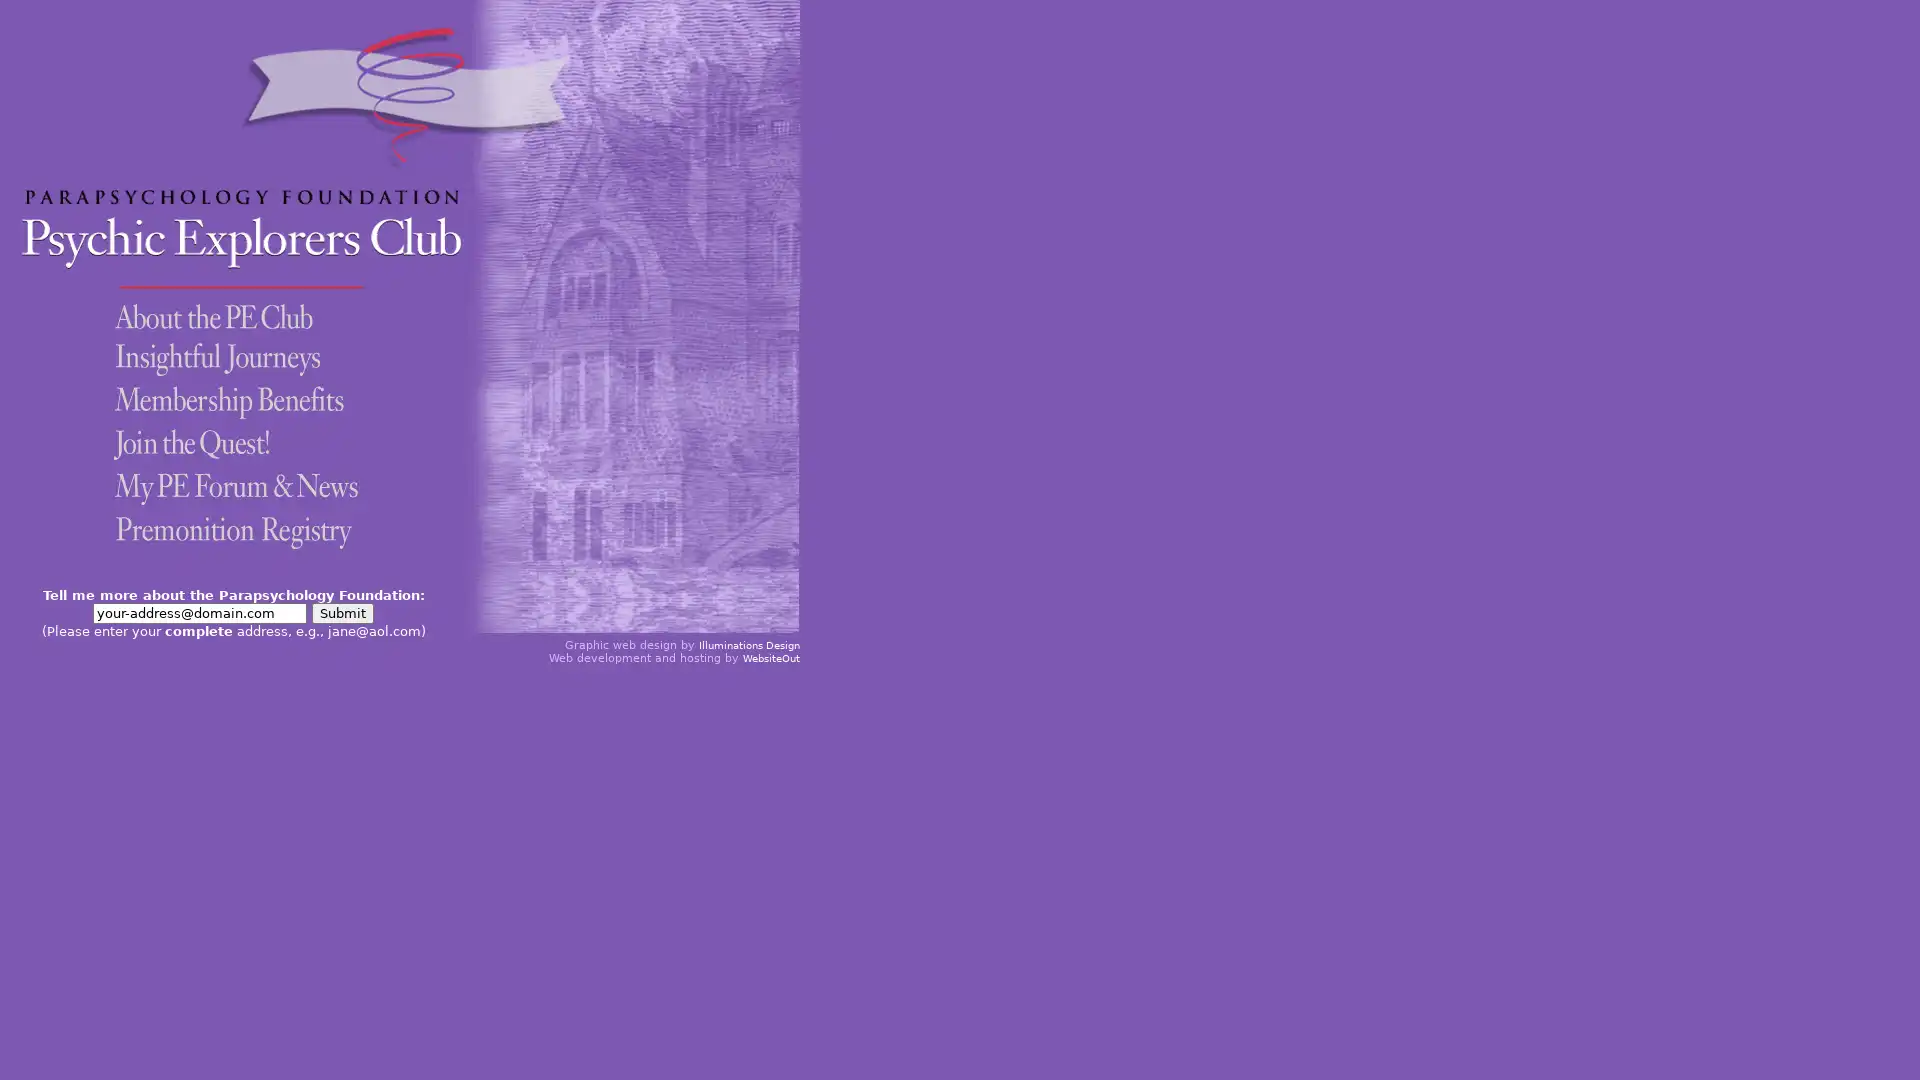 Image resolution: width=1920 pixels, height=1080 pixels. I want to click on Submit, so click(342, 612).